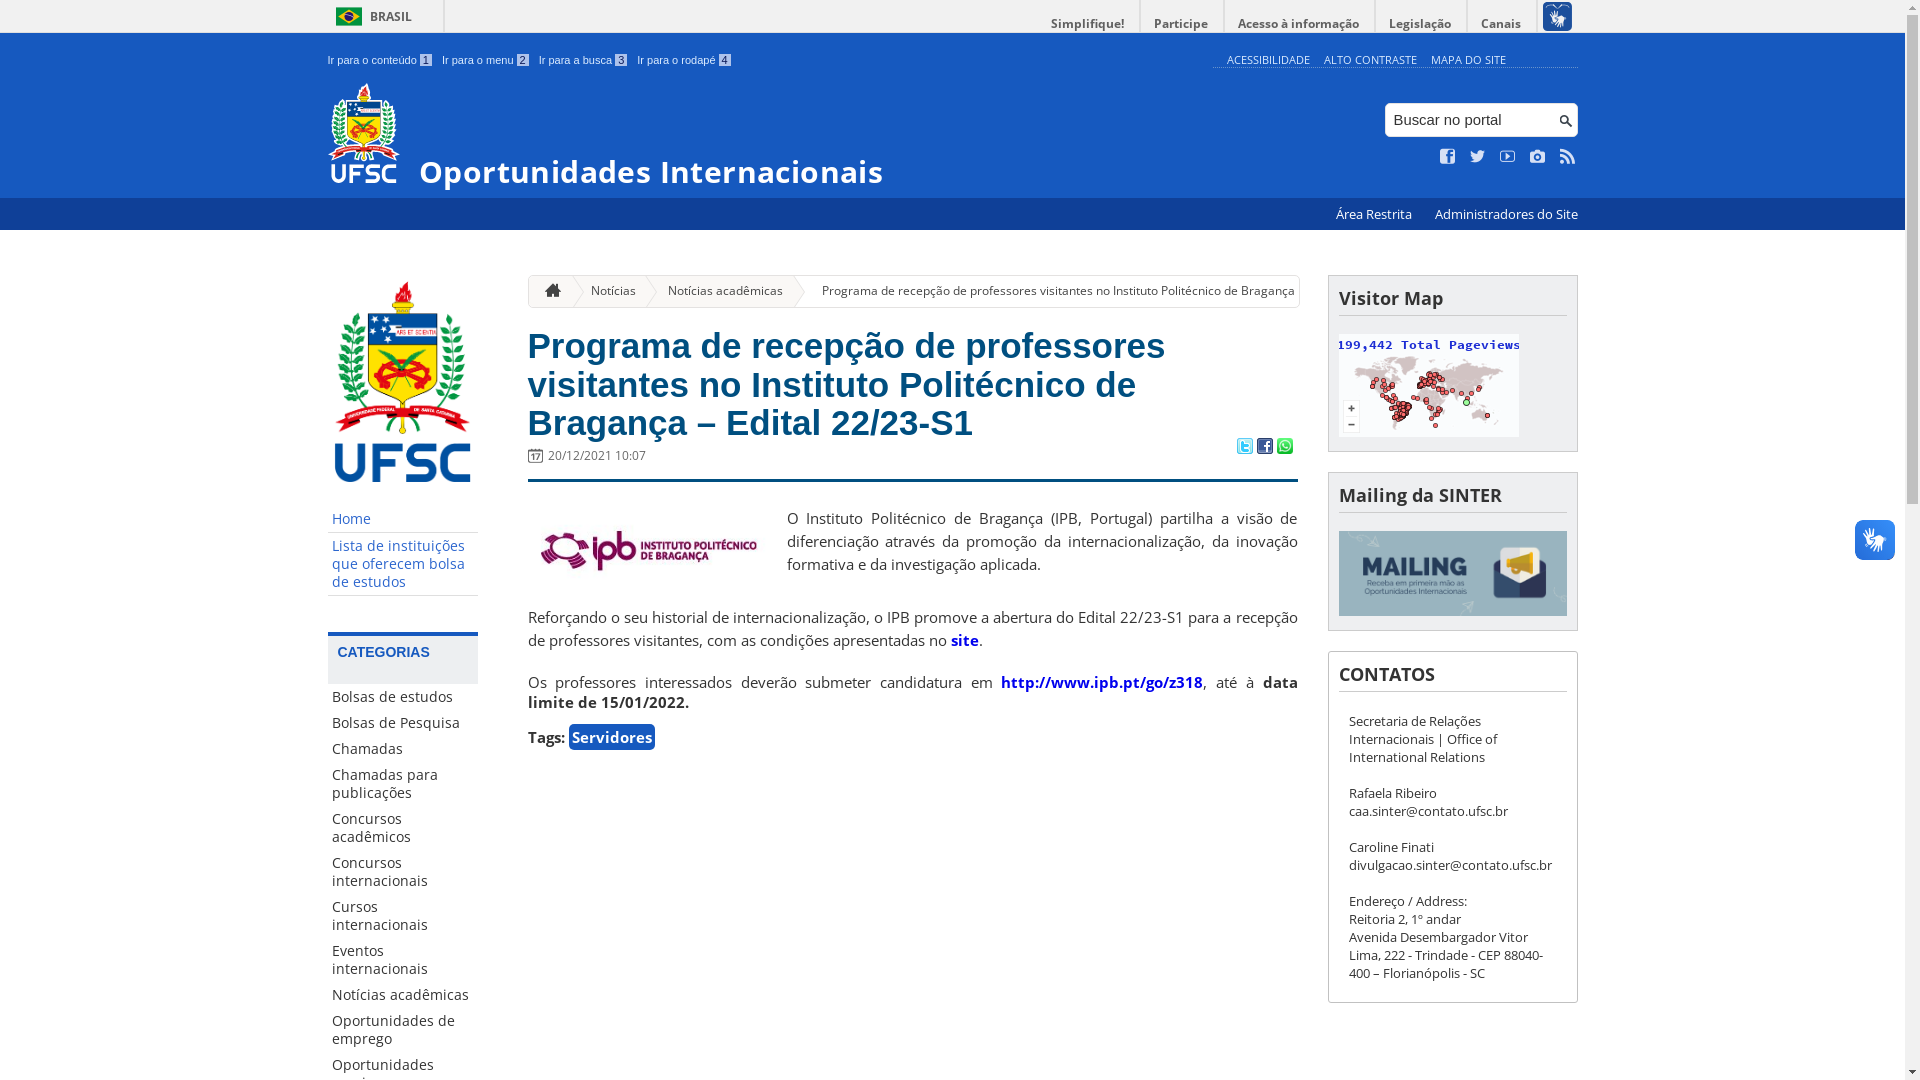 Image resolution: width=1920 pixels, height=1080 pixels. I want to click on 'Canais', so click(1502, 23).